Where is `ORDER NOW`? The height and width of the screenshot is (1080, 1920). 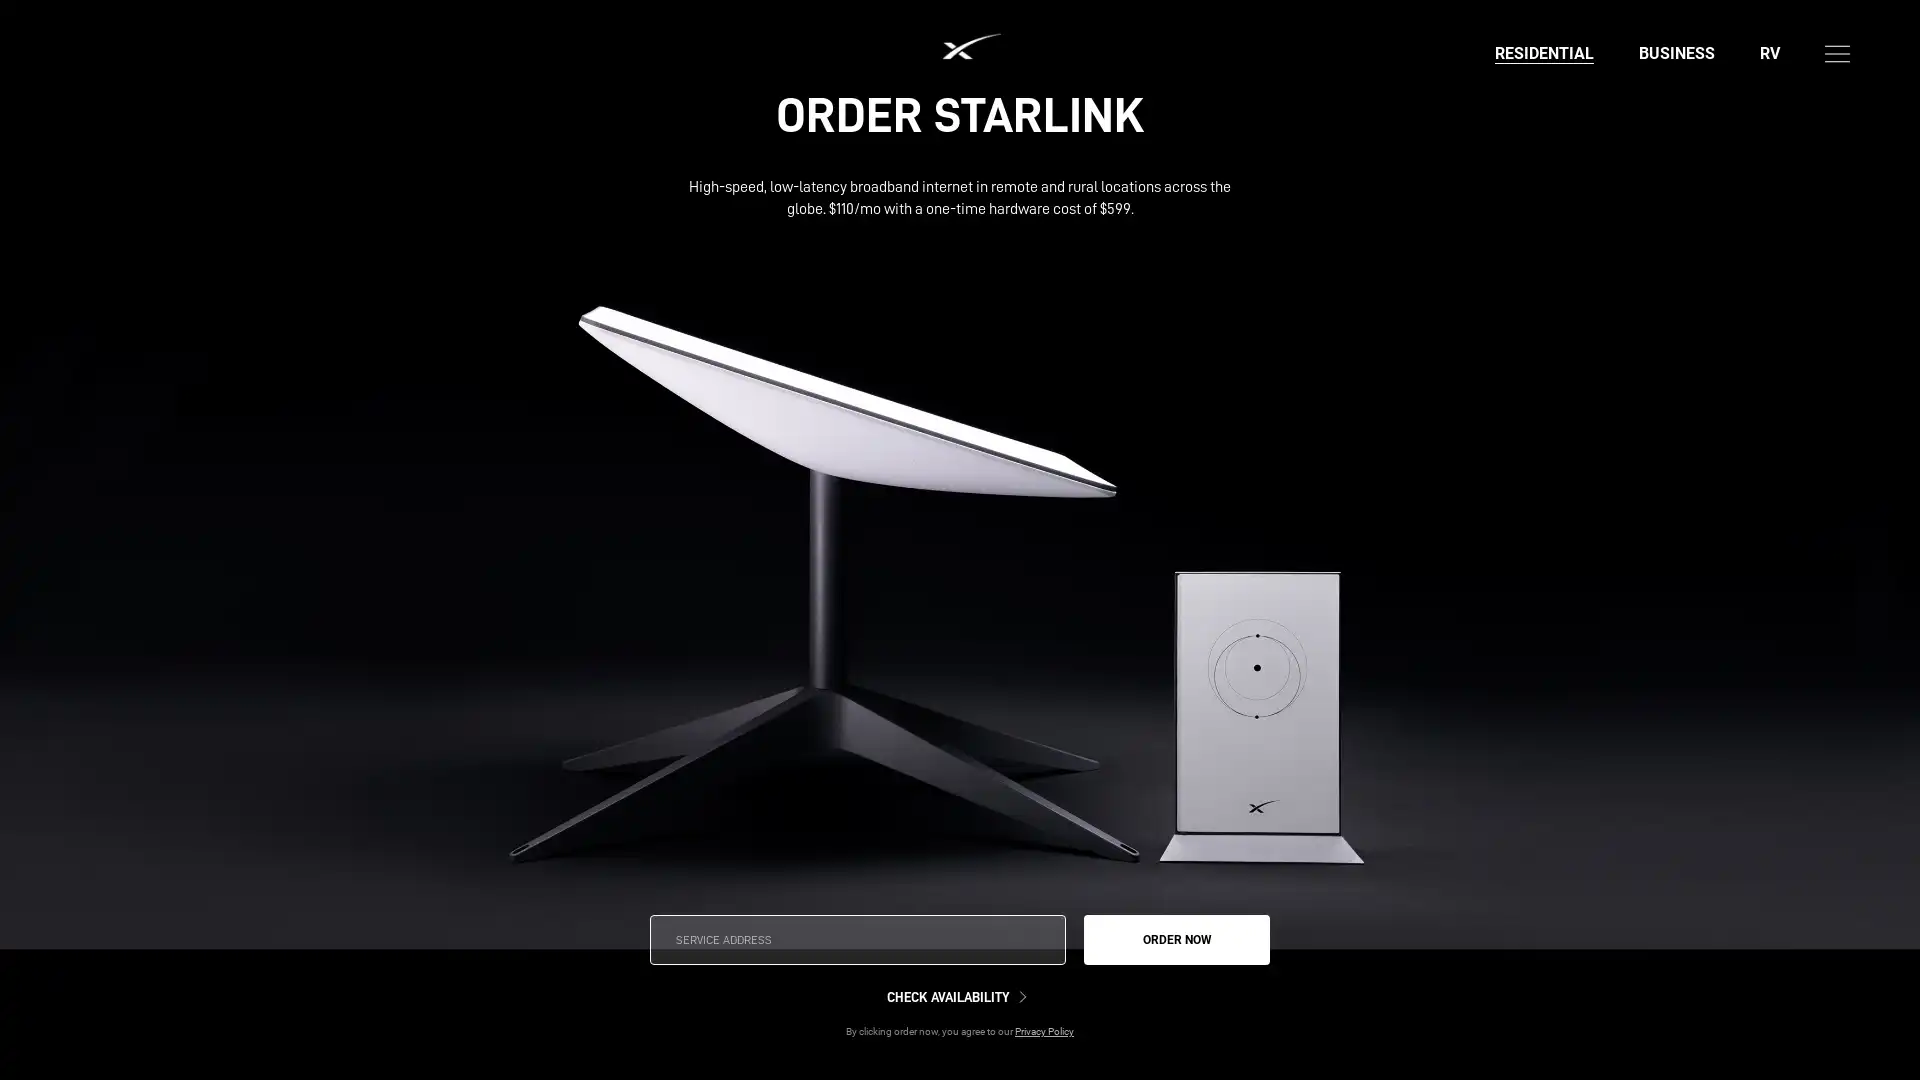
ORDER NOW is located at coordinates (1176, 940).